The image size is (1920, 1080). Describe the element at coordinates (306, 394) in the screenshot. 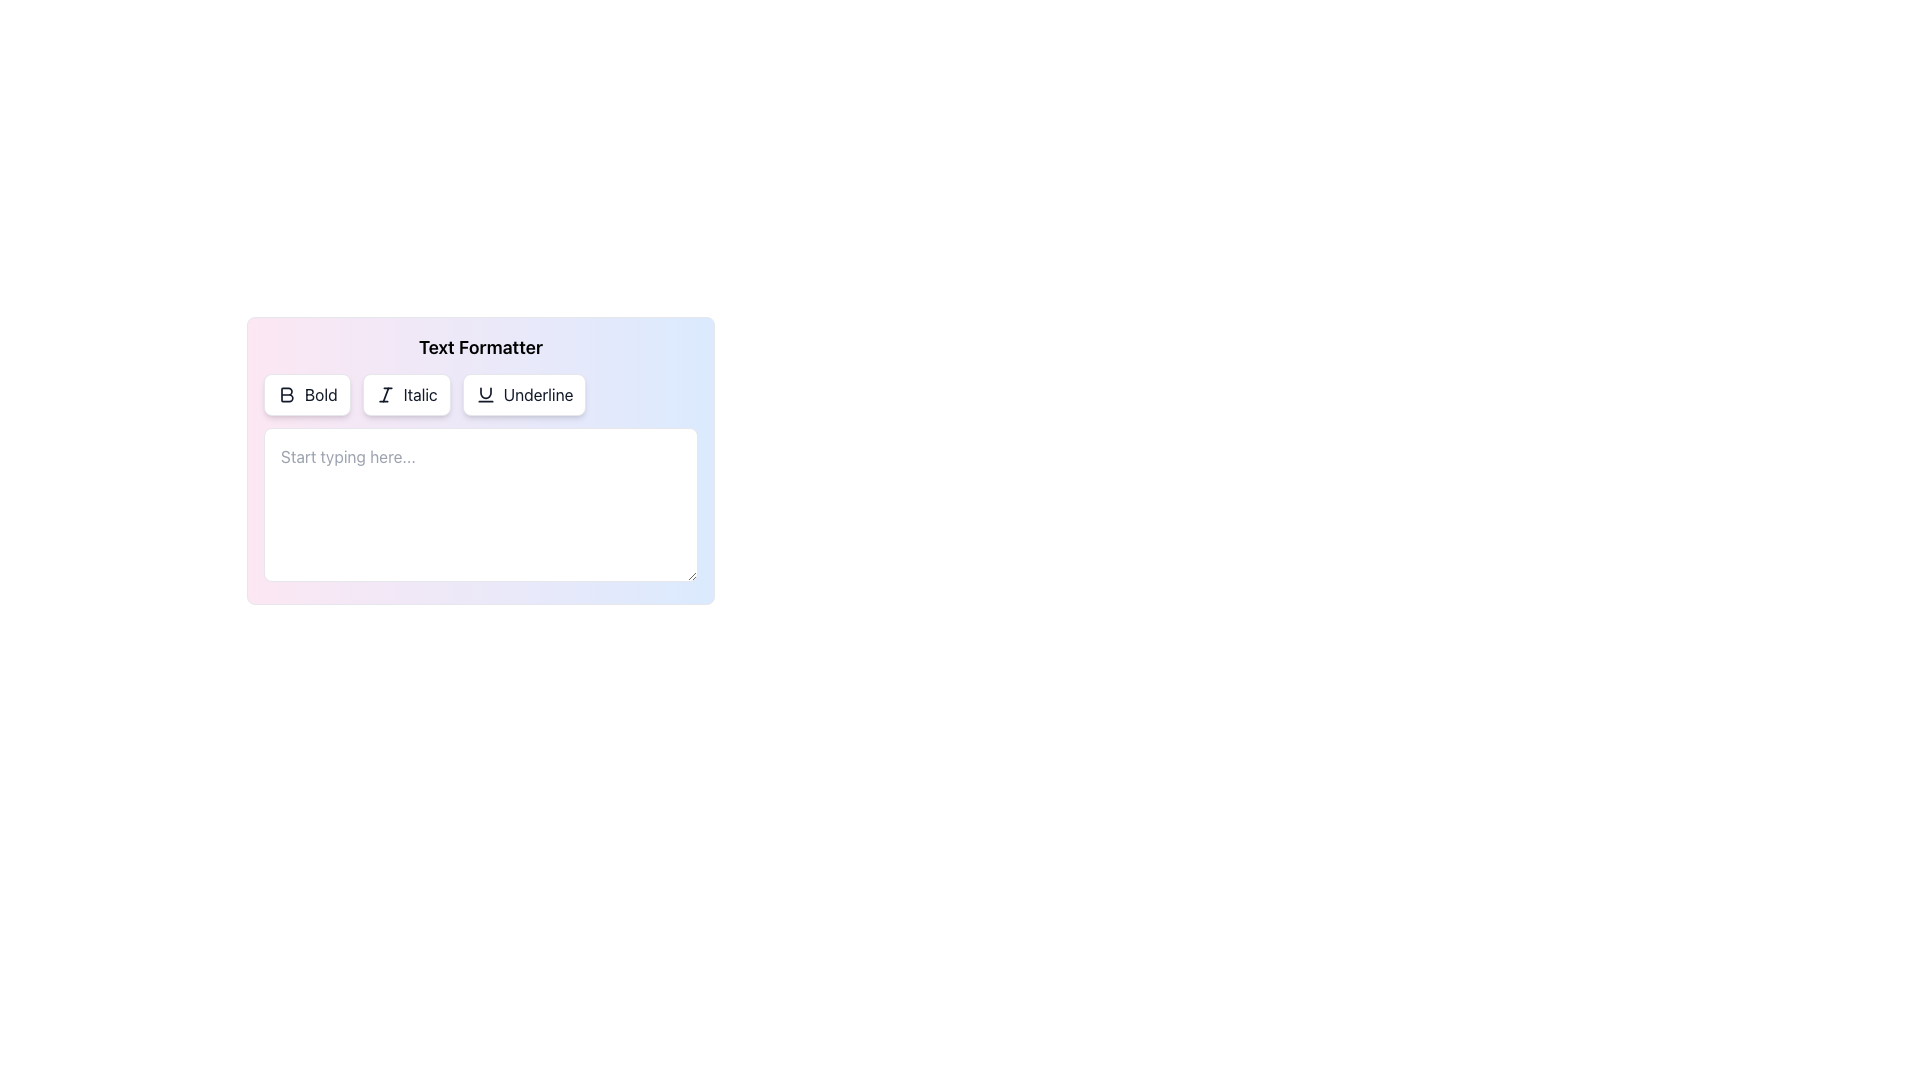

I see `the 'Bold' button, which is the first button in a row of text formatting buttons` at that location.